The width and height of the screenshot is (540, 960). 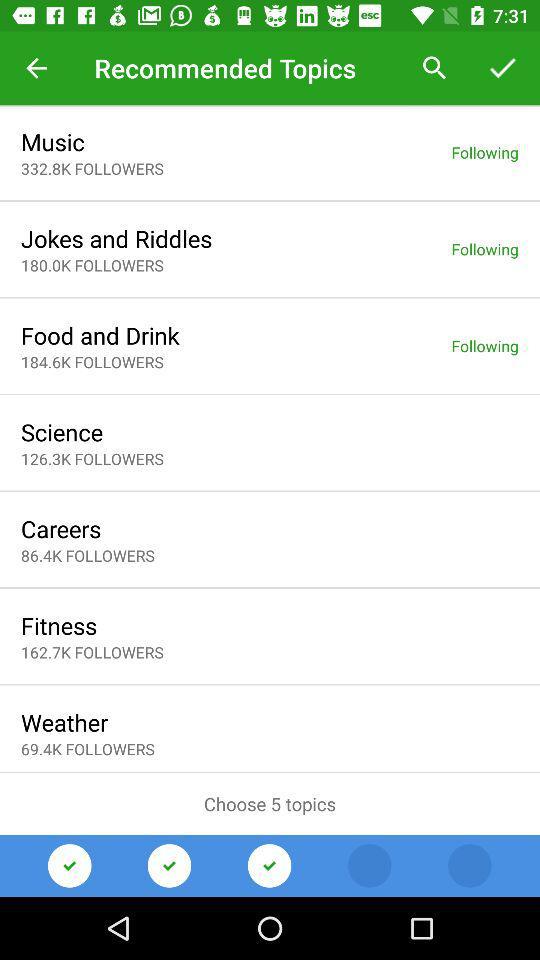 What do you see at coordinates (36, 68) in the screenshot?
I see `icon to the left of the recommended topics item` at bounding box center [36, 68].